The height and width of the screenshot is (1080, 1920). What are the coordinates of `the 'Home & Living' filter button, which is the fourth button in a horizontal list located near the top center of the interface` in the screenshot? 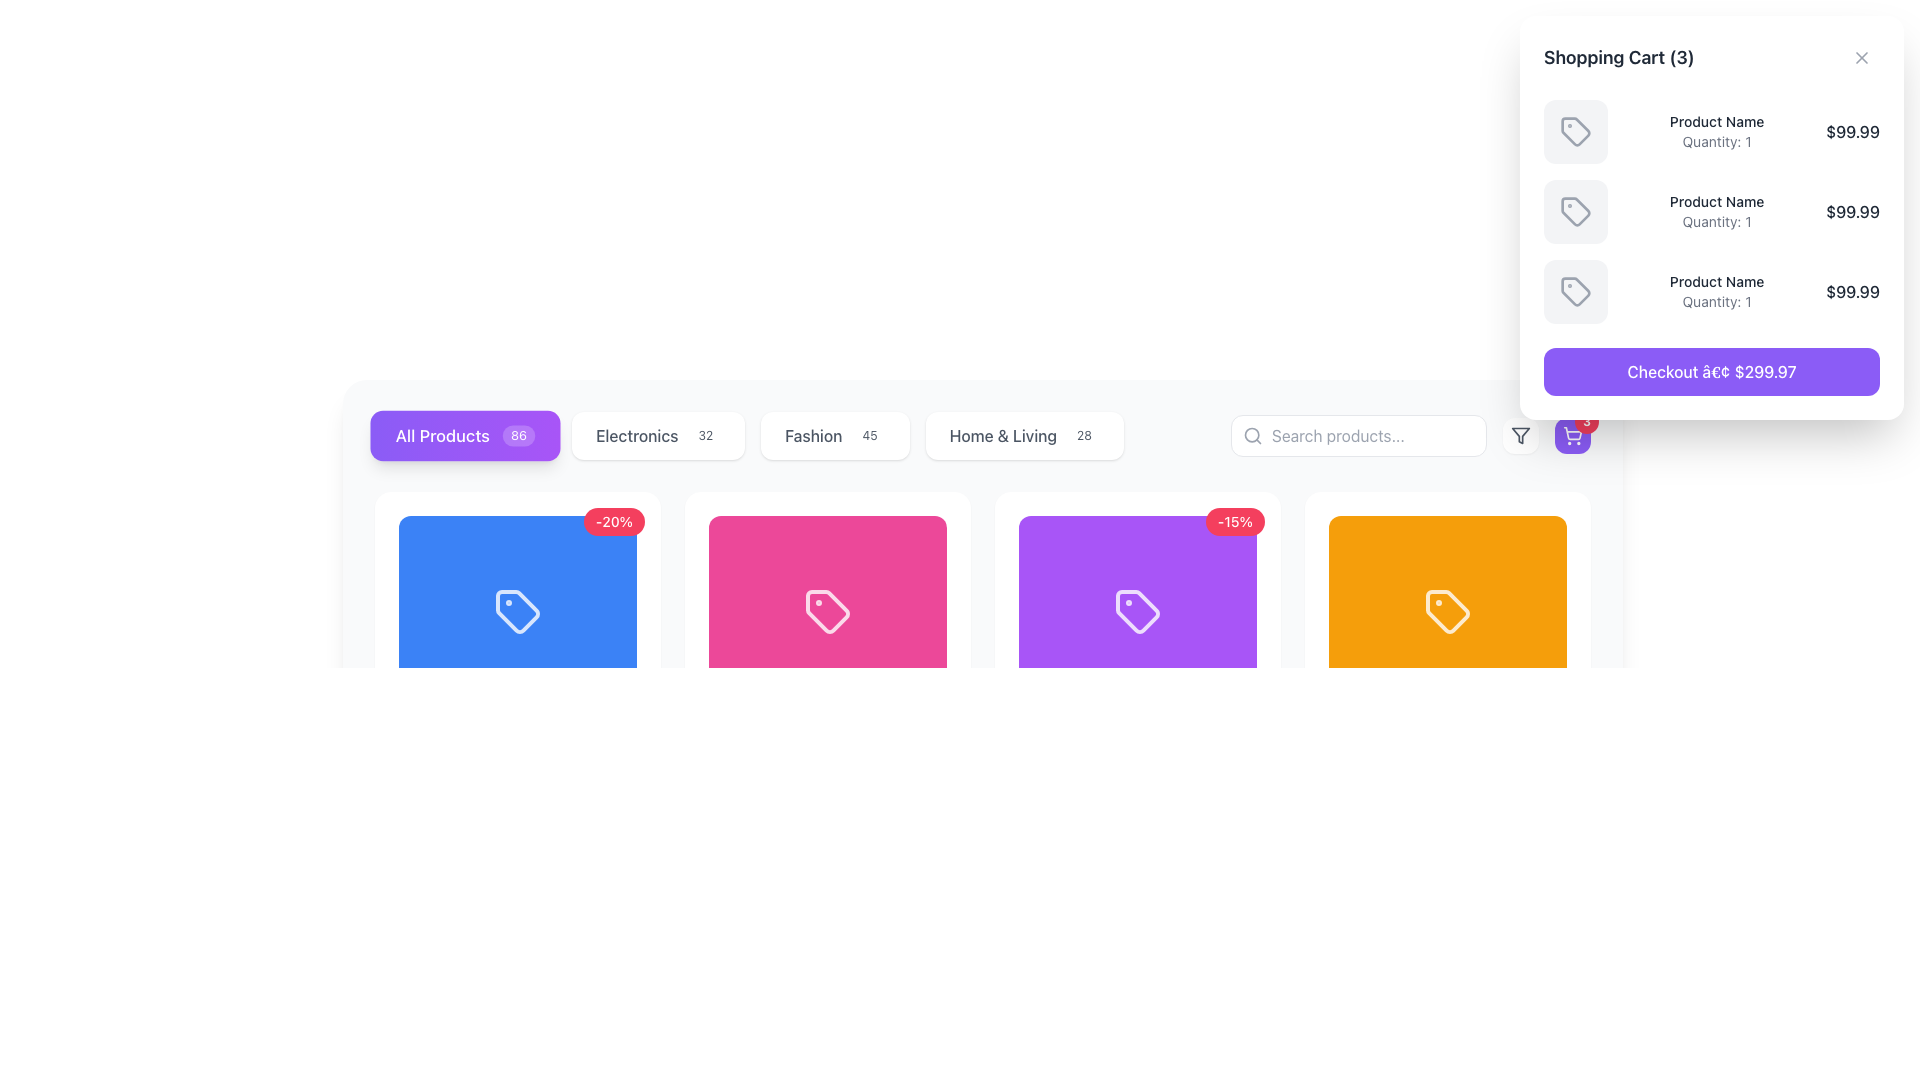 It's located at (1024, 434).